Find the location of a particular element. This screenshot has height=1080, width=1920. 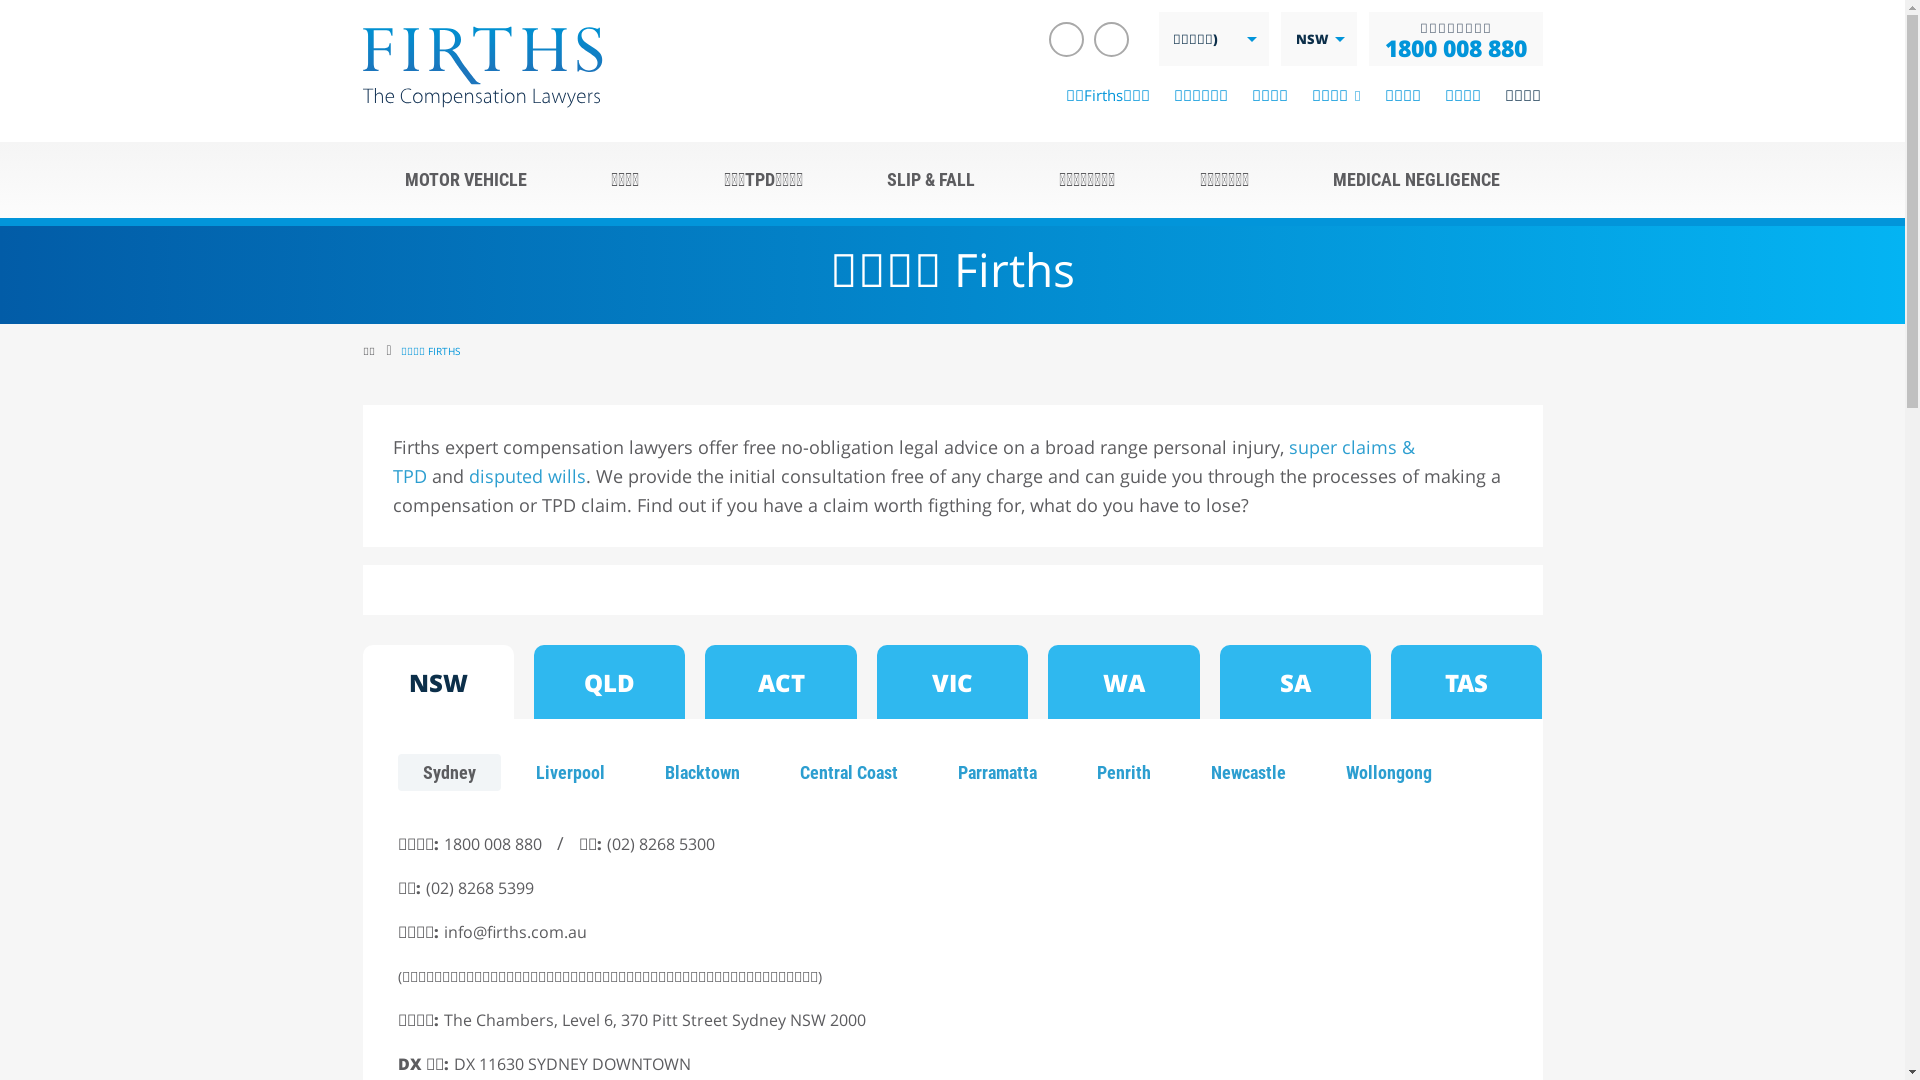

'SLIP & FALL' is located at coordinates (844, 180).